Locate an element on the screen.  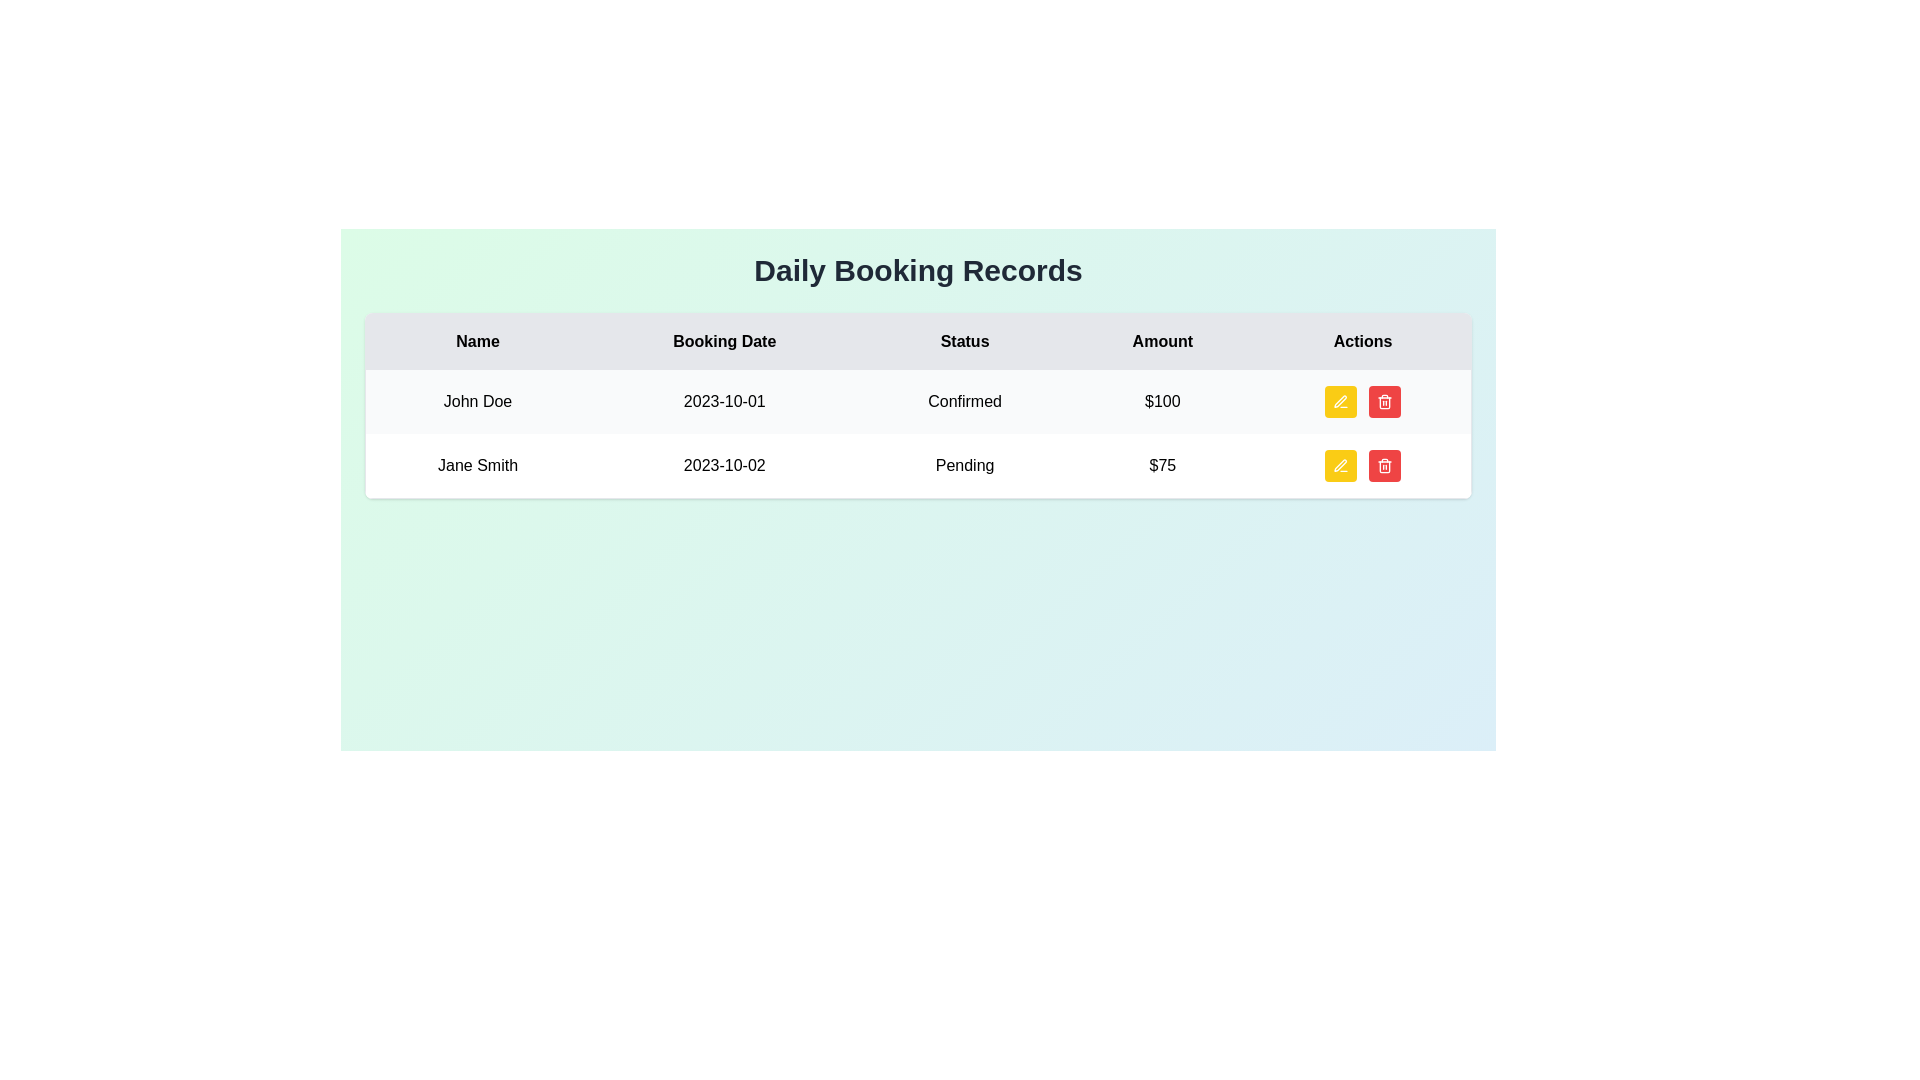
the 'Name' text label located in the top-left portion of the table header, which has a light gray background is located at coordinates (476, 340).